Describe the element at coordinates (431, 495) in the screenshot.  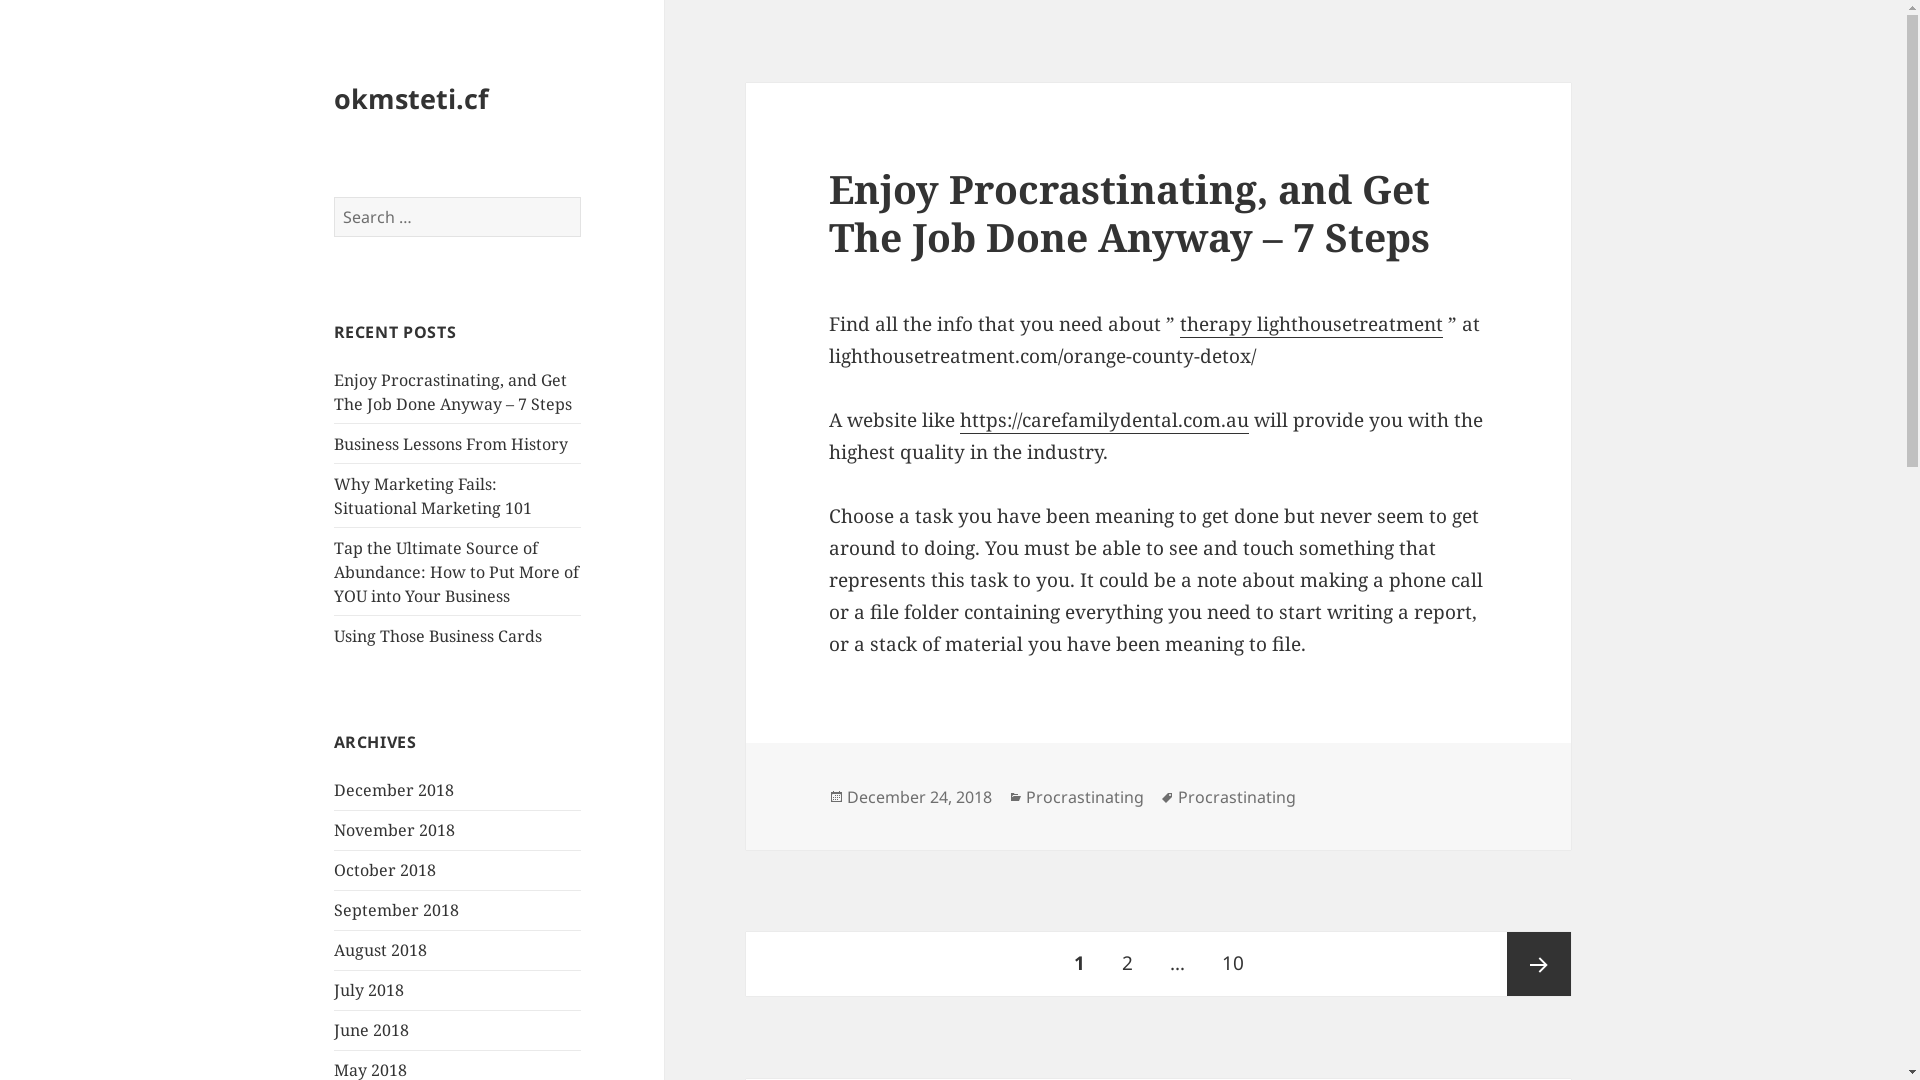
I see `'Why Marketing Fails: Situational Marketing 101'` at that location.